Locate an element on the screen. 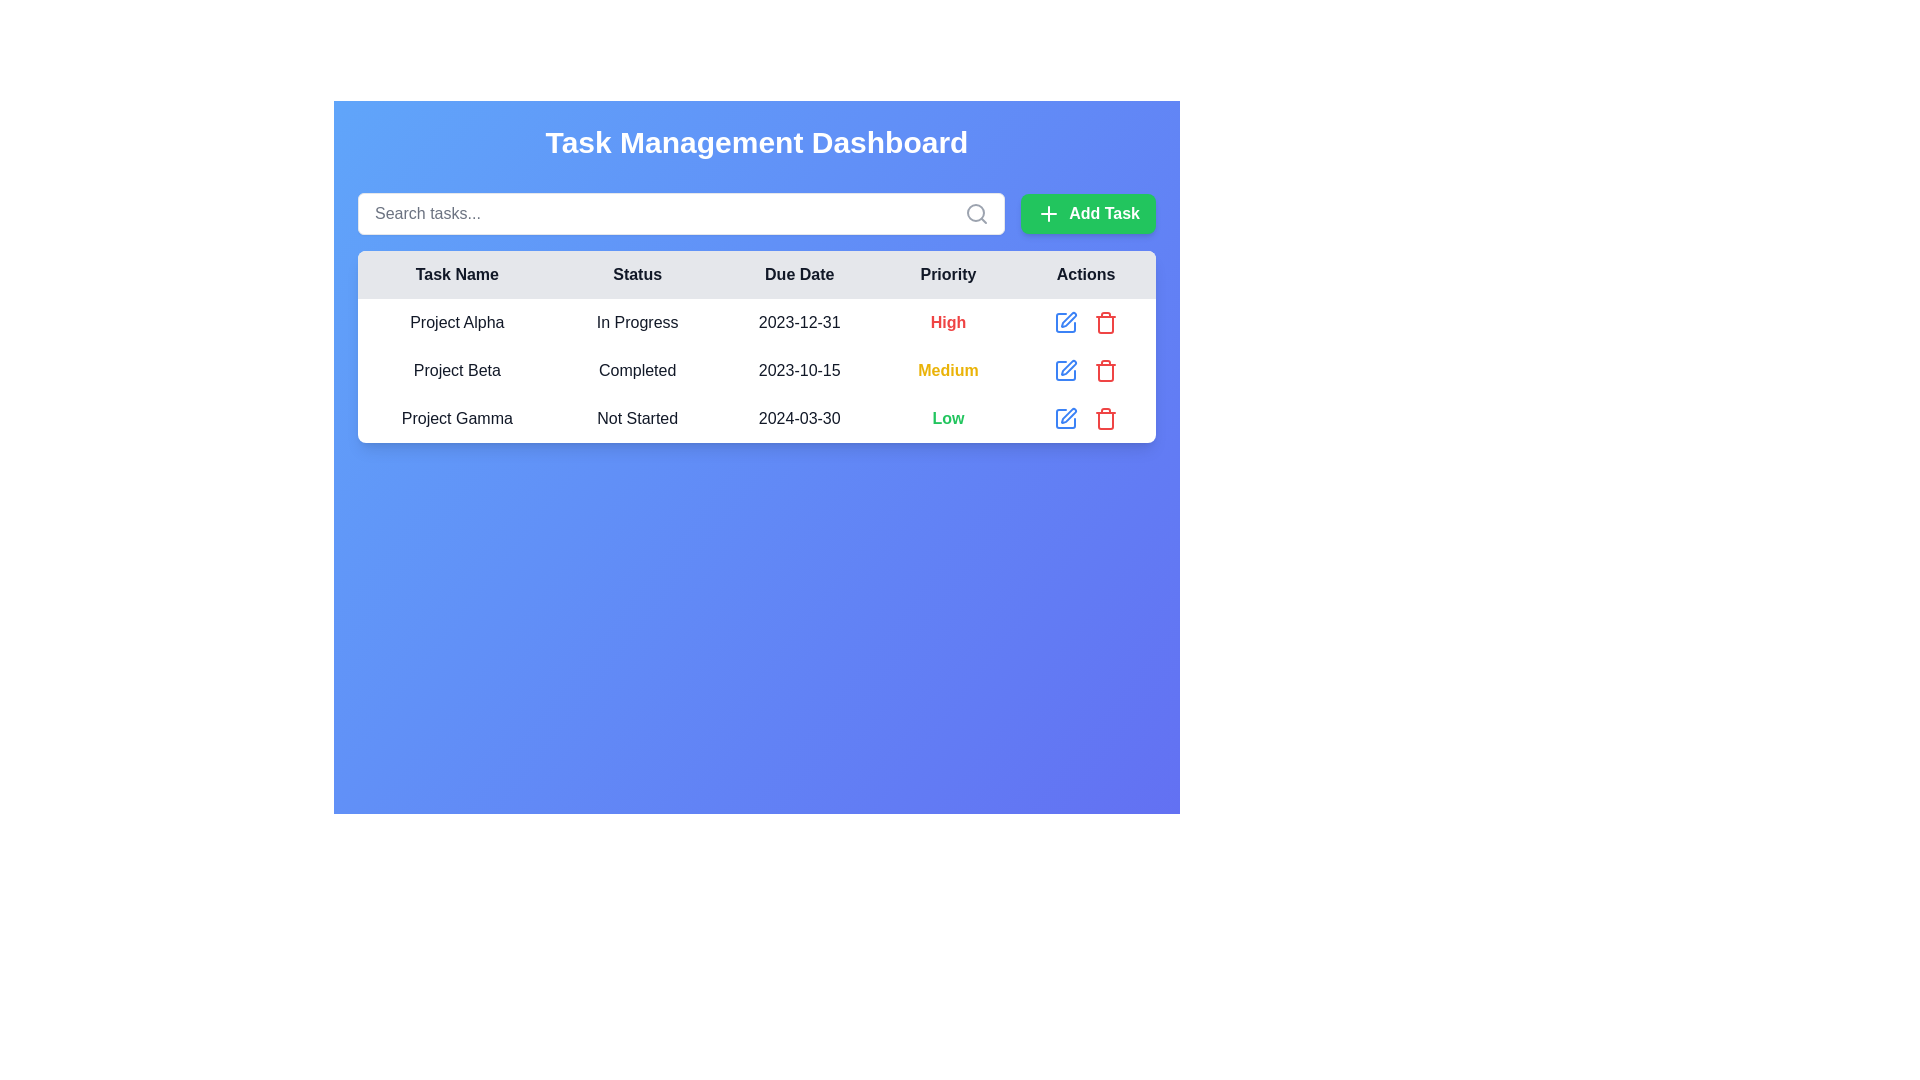 The width and height of the screenshot is (1920, 1080). the editing icon with a blue outline in the 'Actions' column for 'Project Beta' is located at coordinates (1064, 370).